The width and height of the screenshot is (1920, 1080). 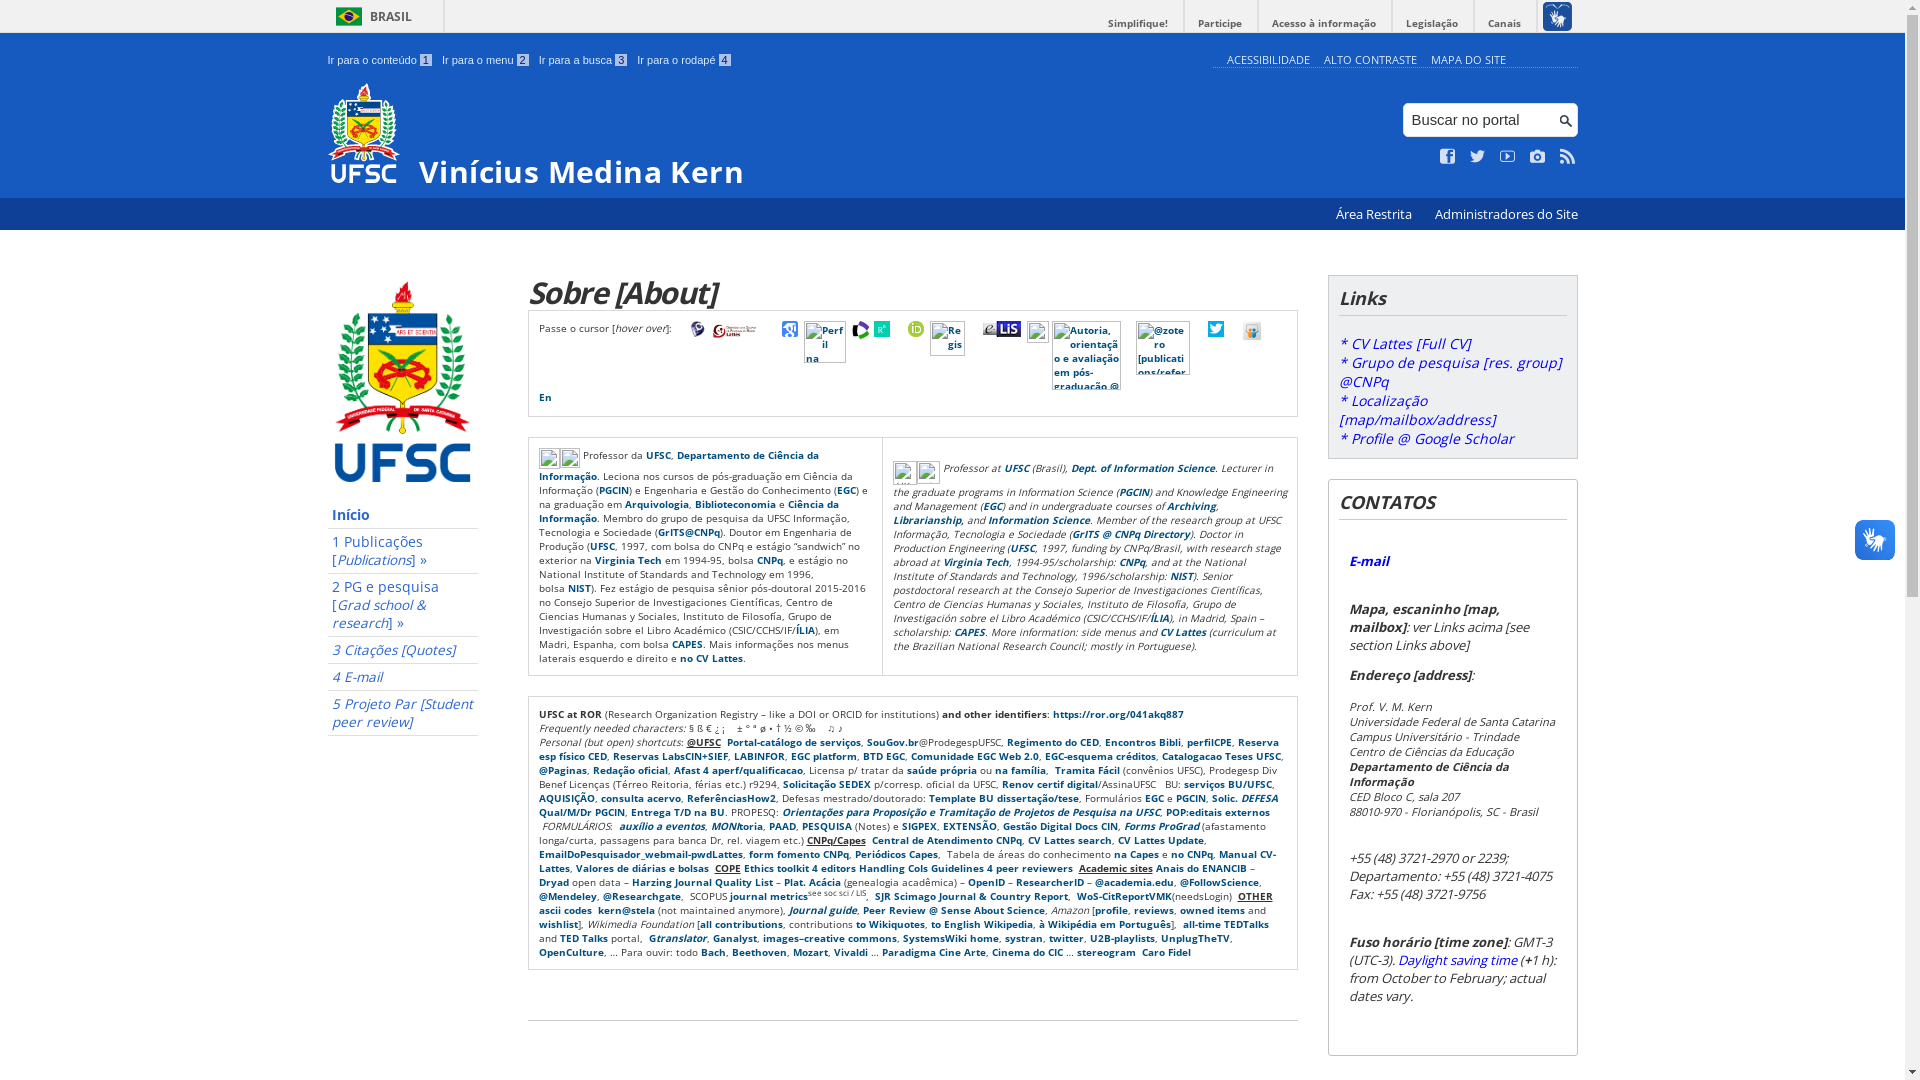 What do you see at coordinates (889, 924) in the screenshot?
I see `'to Wikiquotes'` at bounding box center [889, 924].